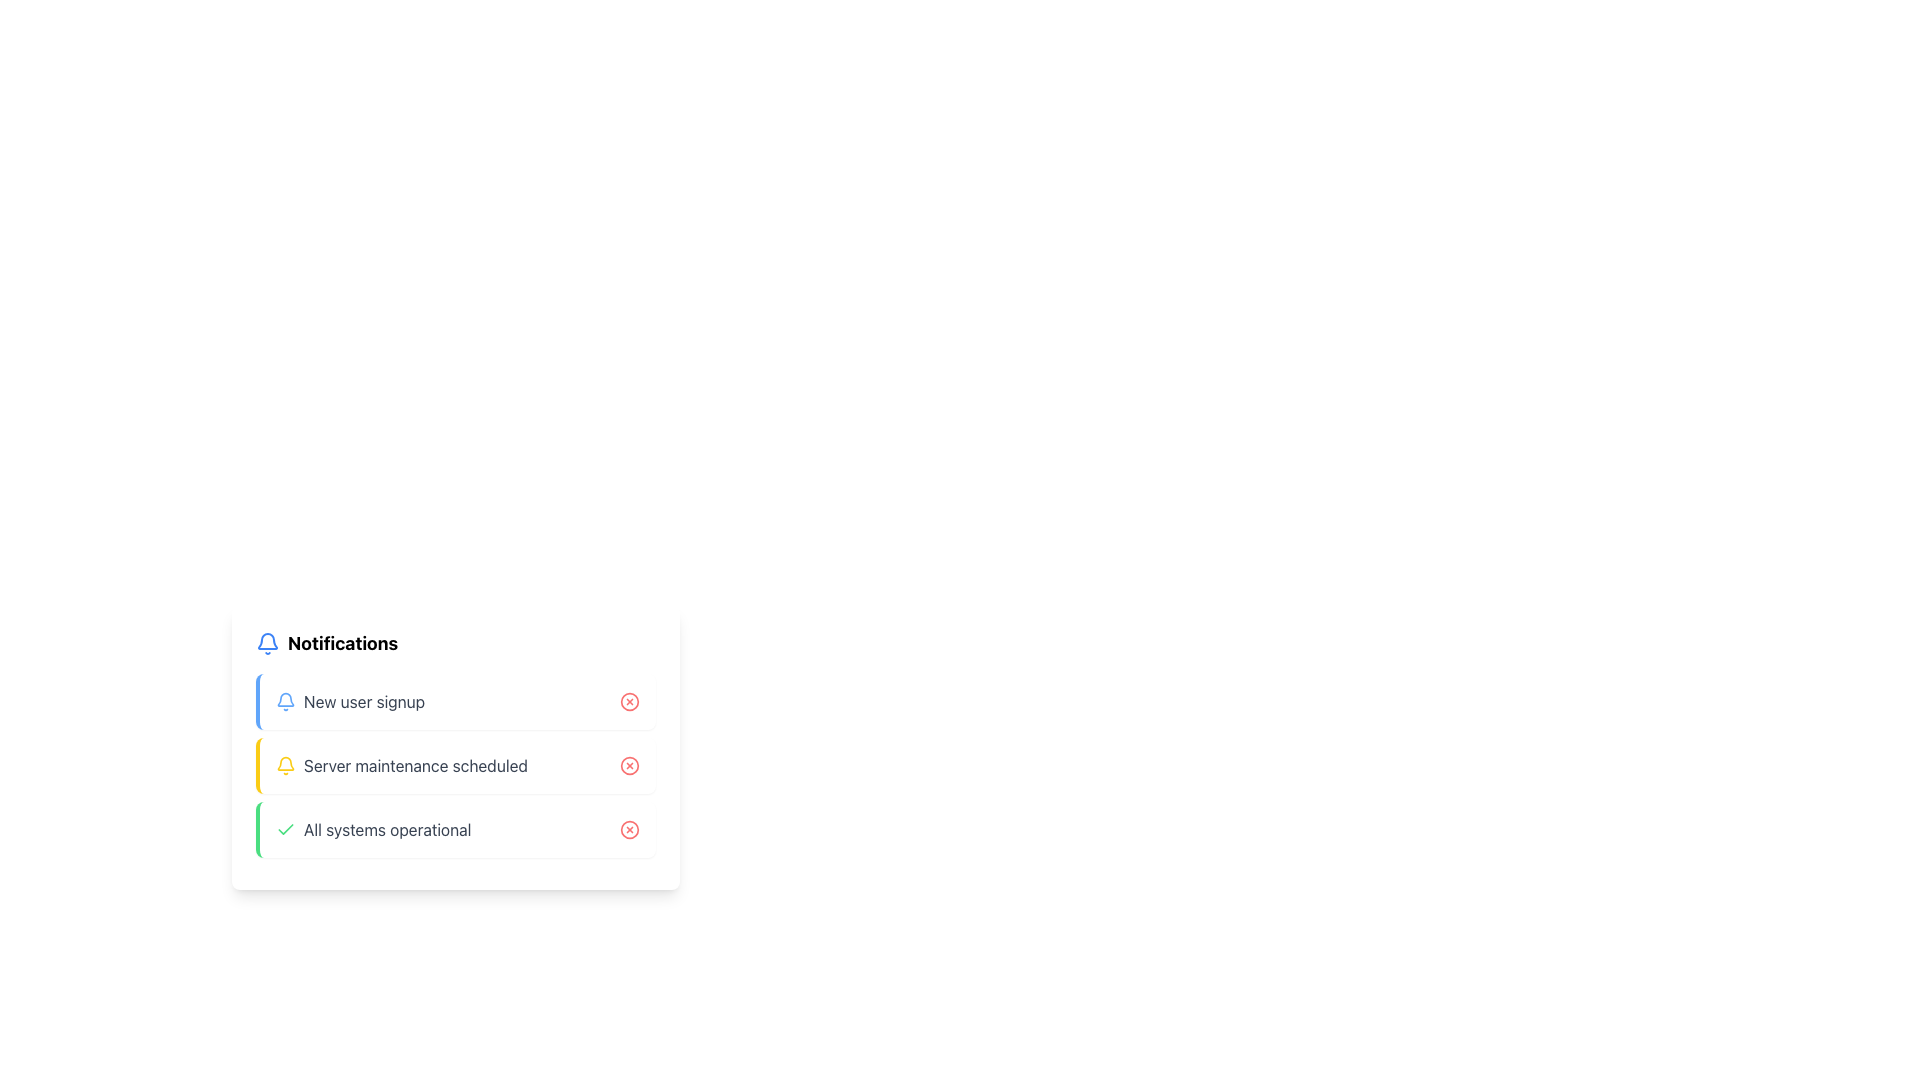 The width and height of the screenshot is (1920, 1080). Describe the element at coordinates (628, 765) in the screenshot. I see `the dismiss icon on the right side of the 'Server maintenance scheduled' notification` at that location.